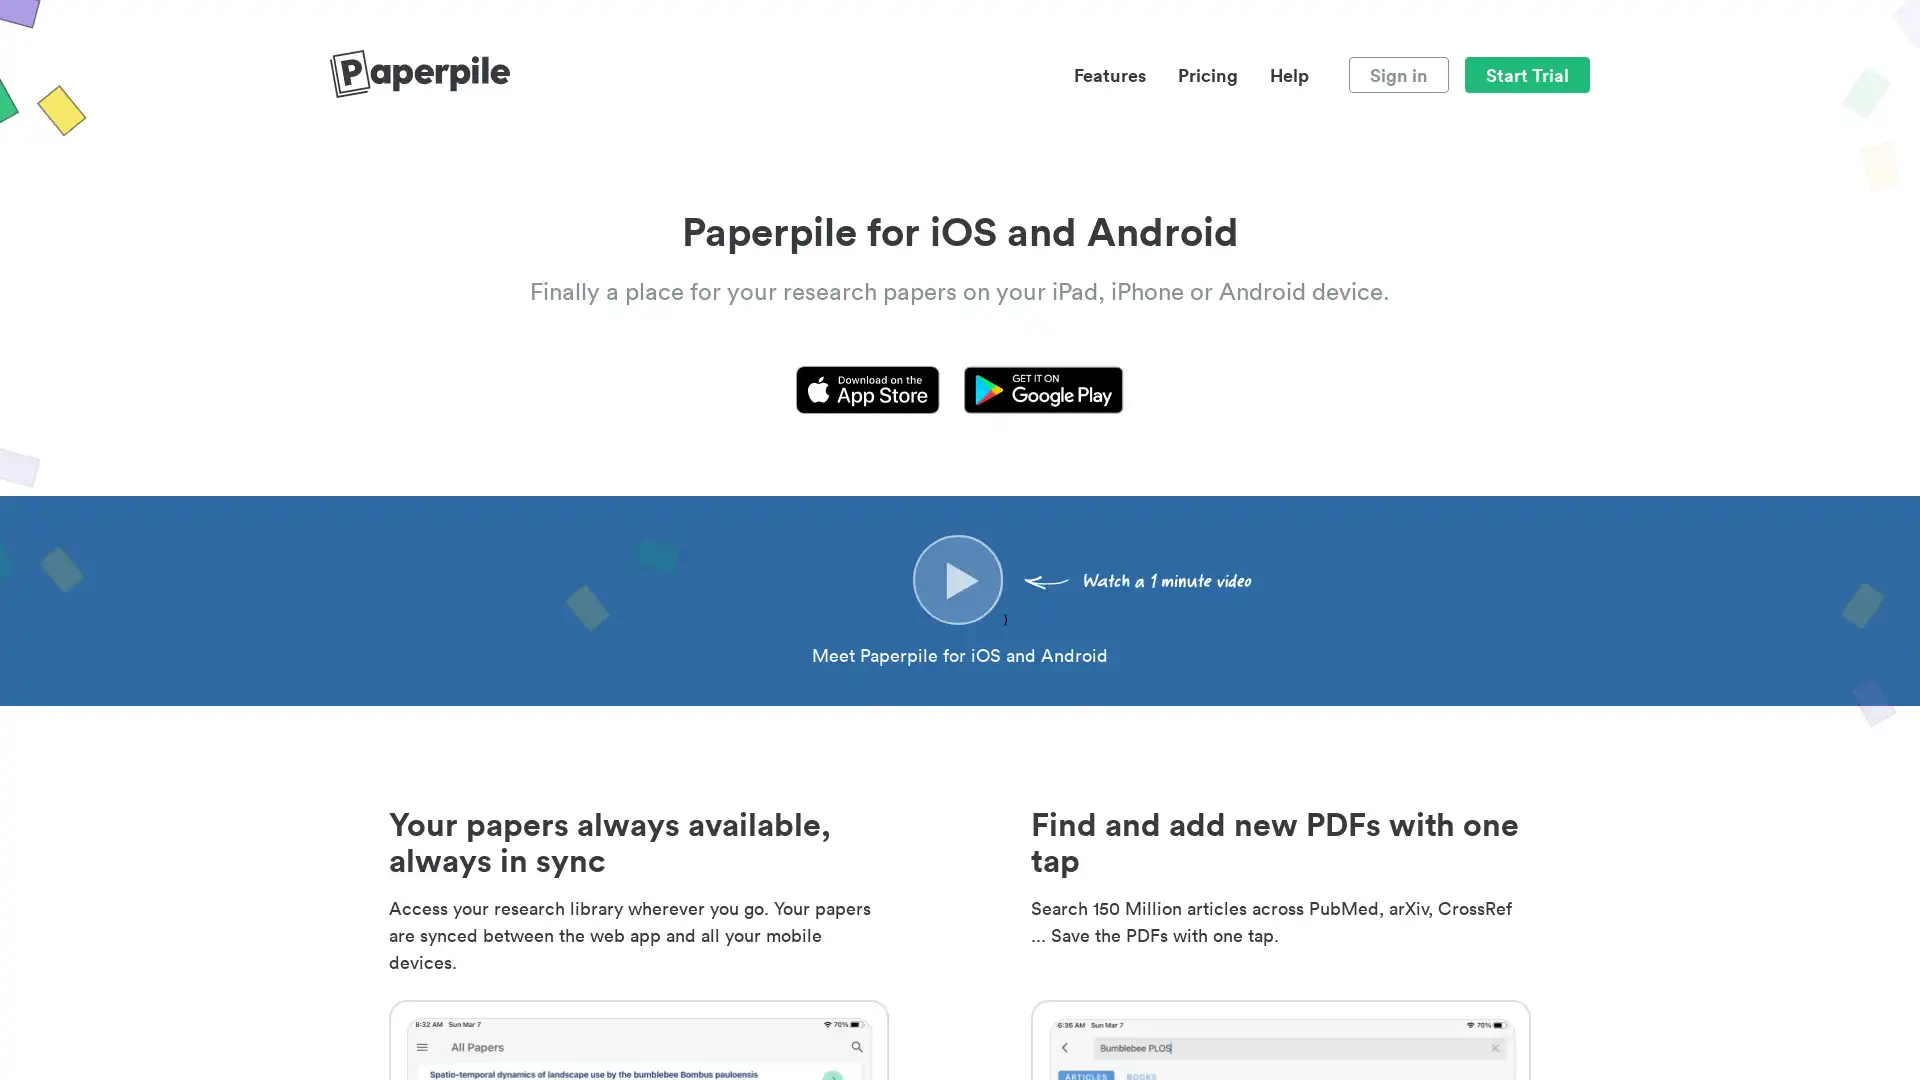 This screenshot has height=1080, width=1920. What do you see at coordinates (1526, 73) in the screenshot?
I see `Start Trial` at bounding box center [1526, 73].